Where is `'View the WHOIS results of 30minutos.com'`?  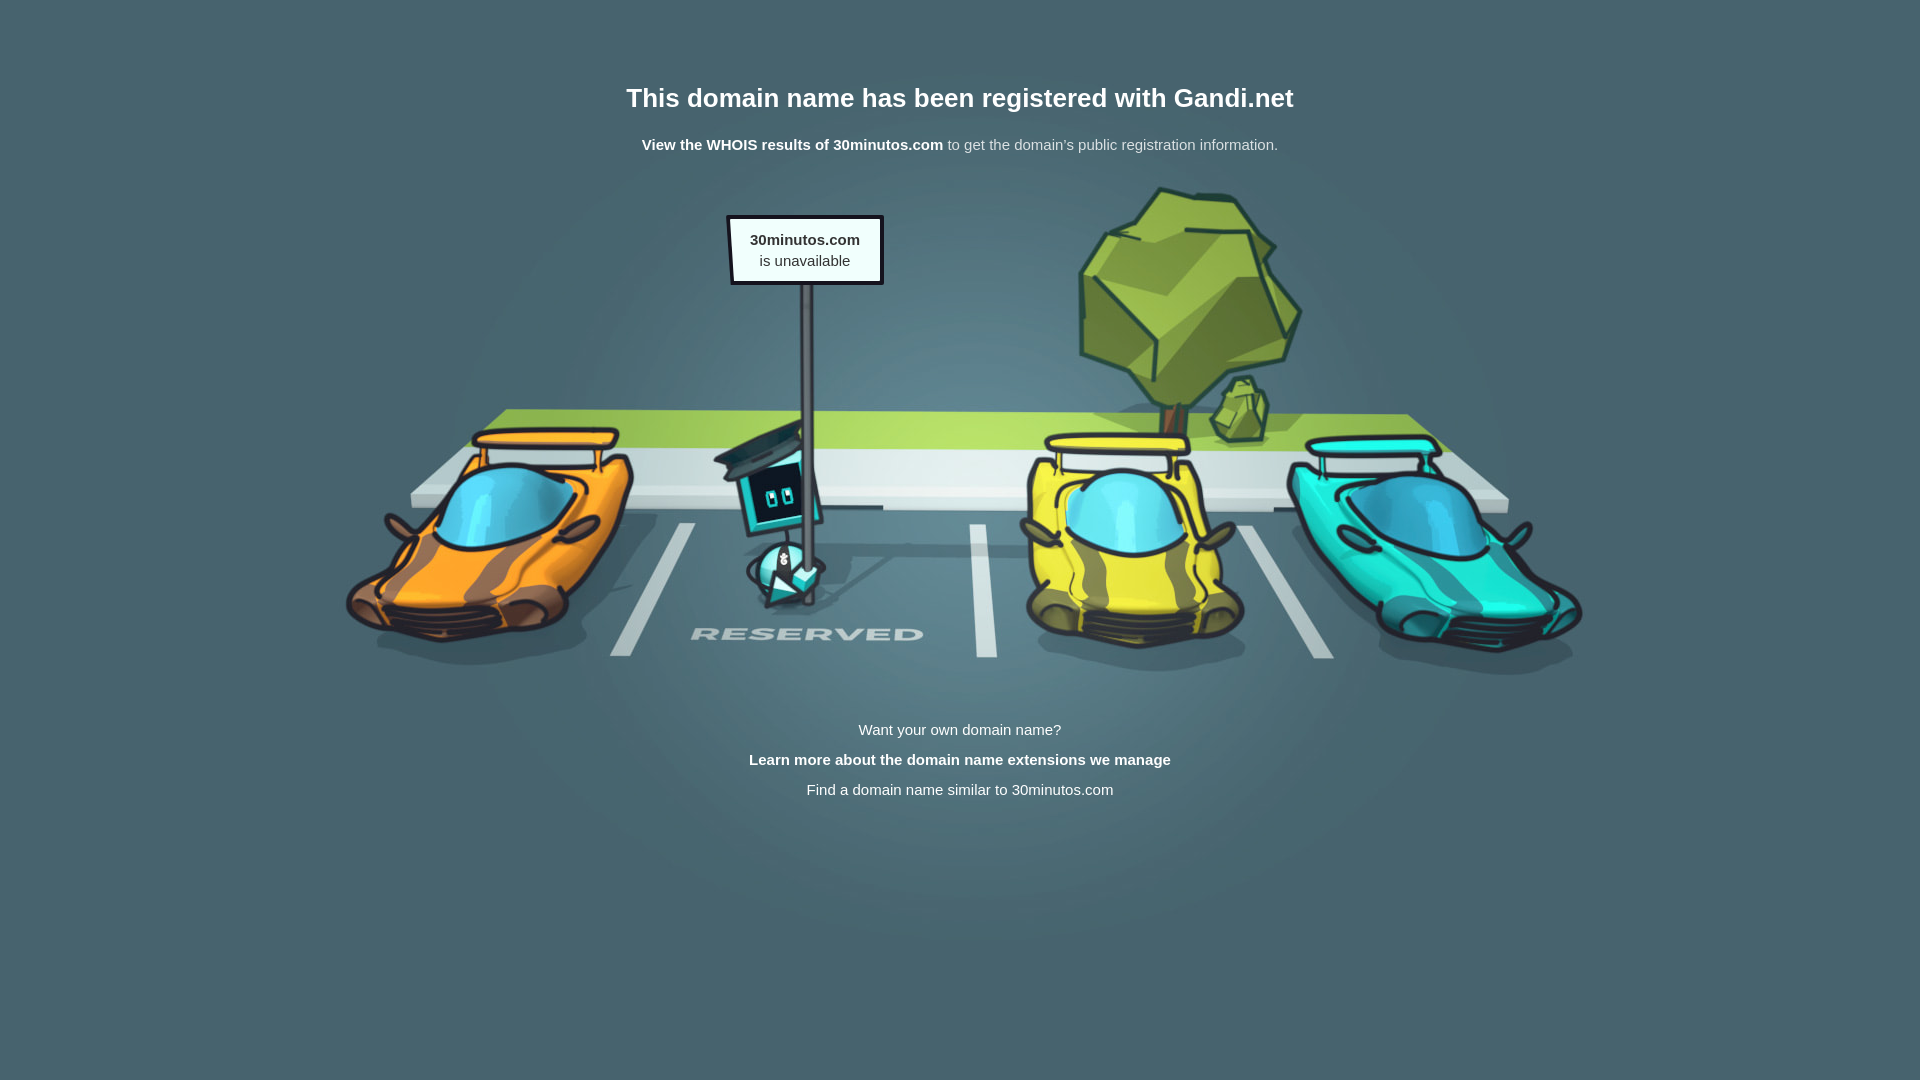 'View the WHOIS results of 30minutos.com' is located at coordinates (642, 143).